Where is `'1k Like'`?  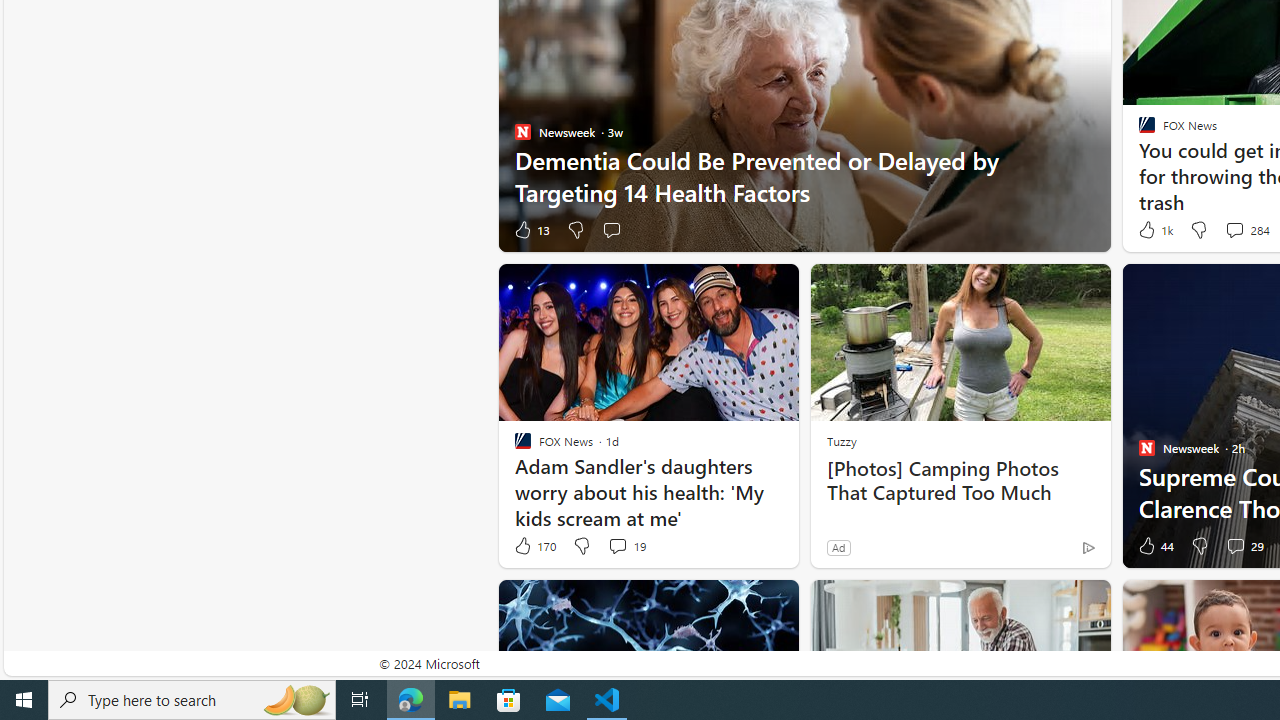
'1k Like' is located at coordinates (1154, 229).